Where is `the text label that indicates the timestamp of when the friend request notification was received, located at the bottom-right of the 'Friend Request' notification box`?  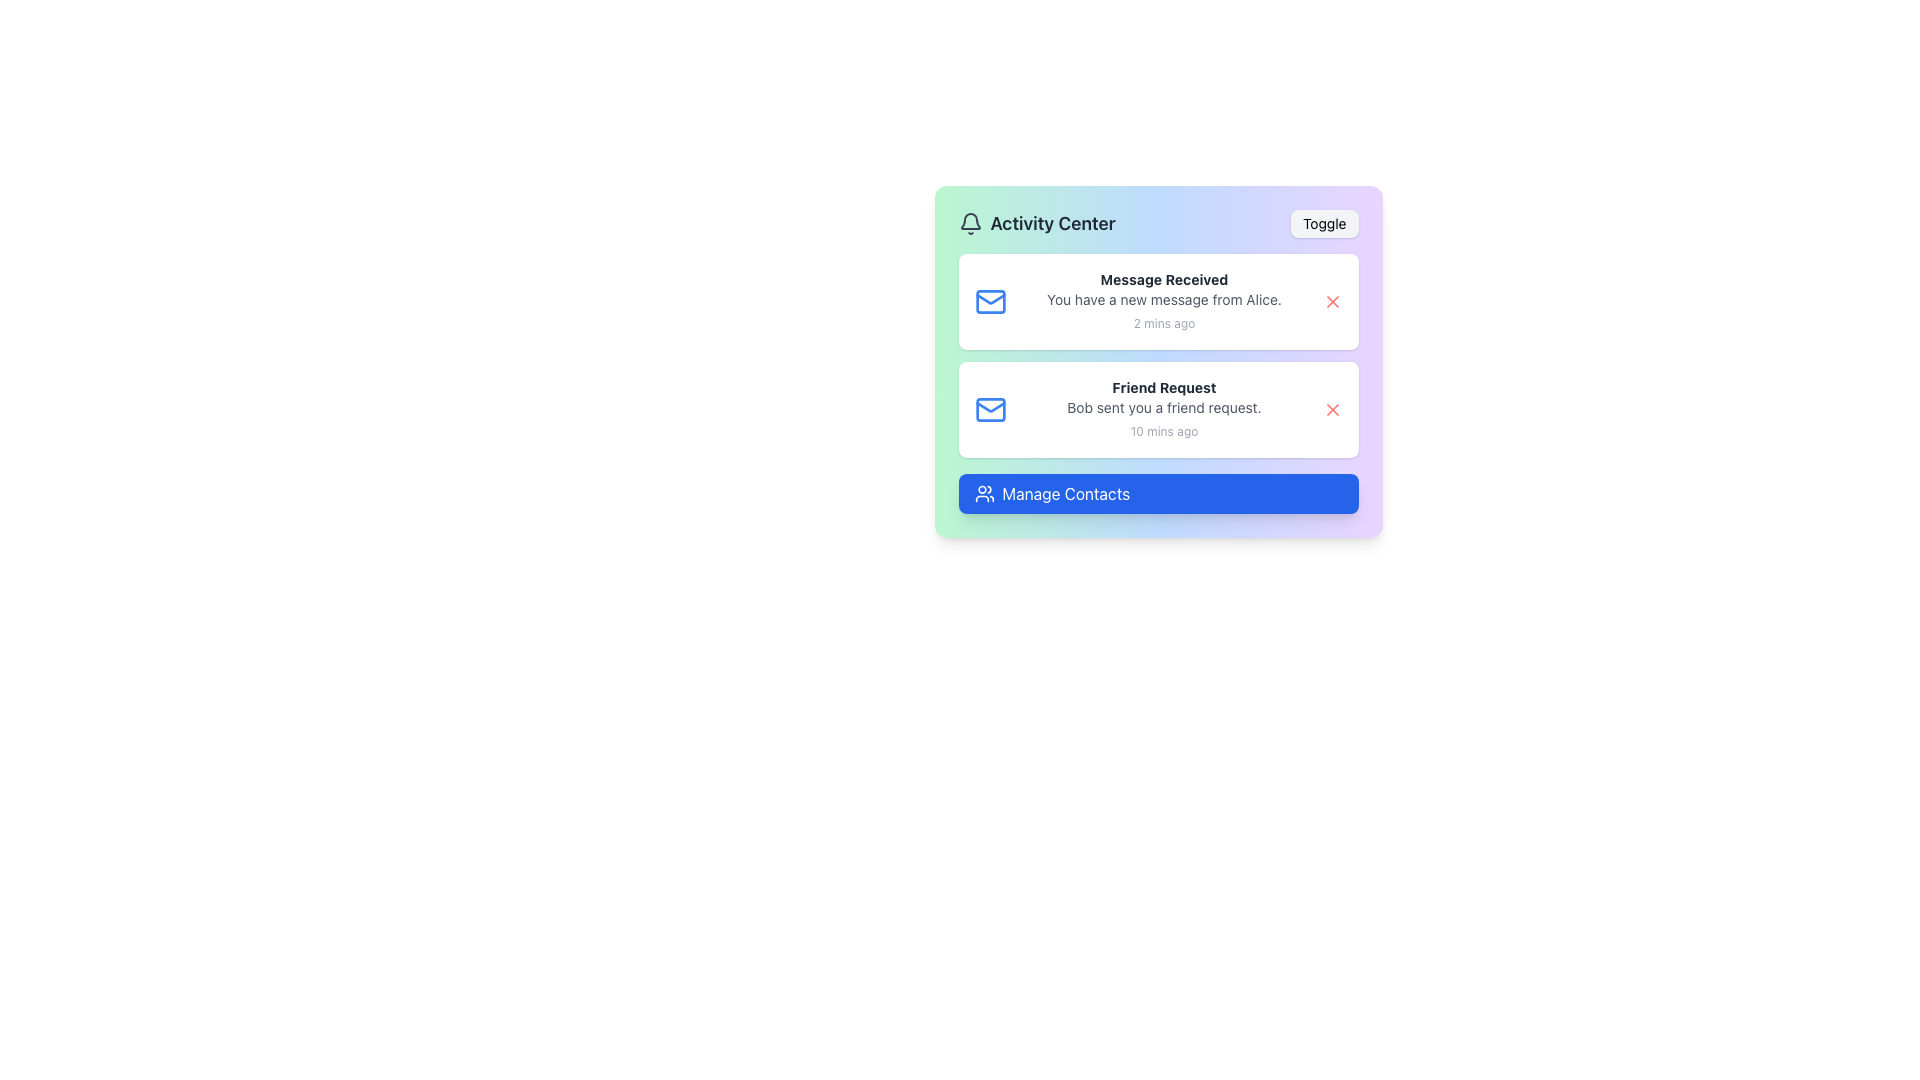
the text label that indicates the timestamp of when the friend request notification was received, located at the bottom-right of the 'Friend Request' notification box is located at coordinates (1164, 430).